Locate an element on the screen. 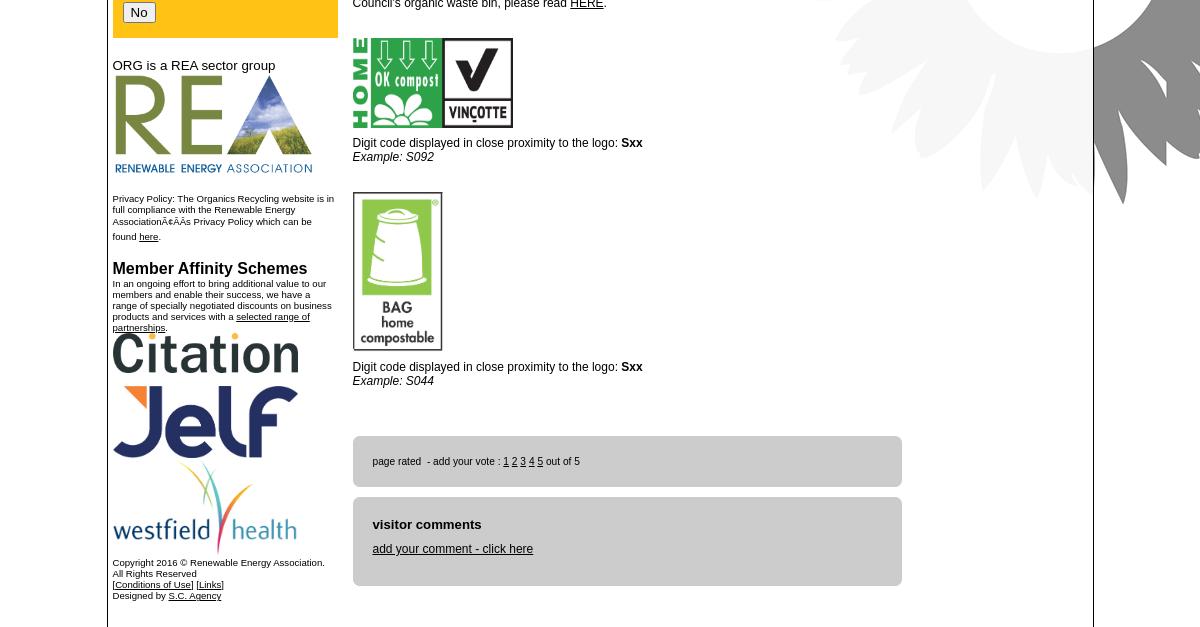  '2' is located at coordinates (509, 460).